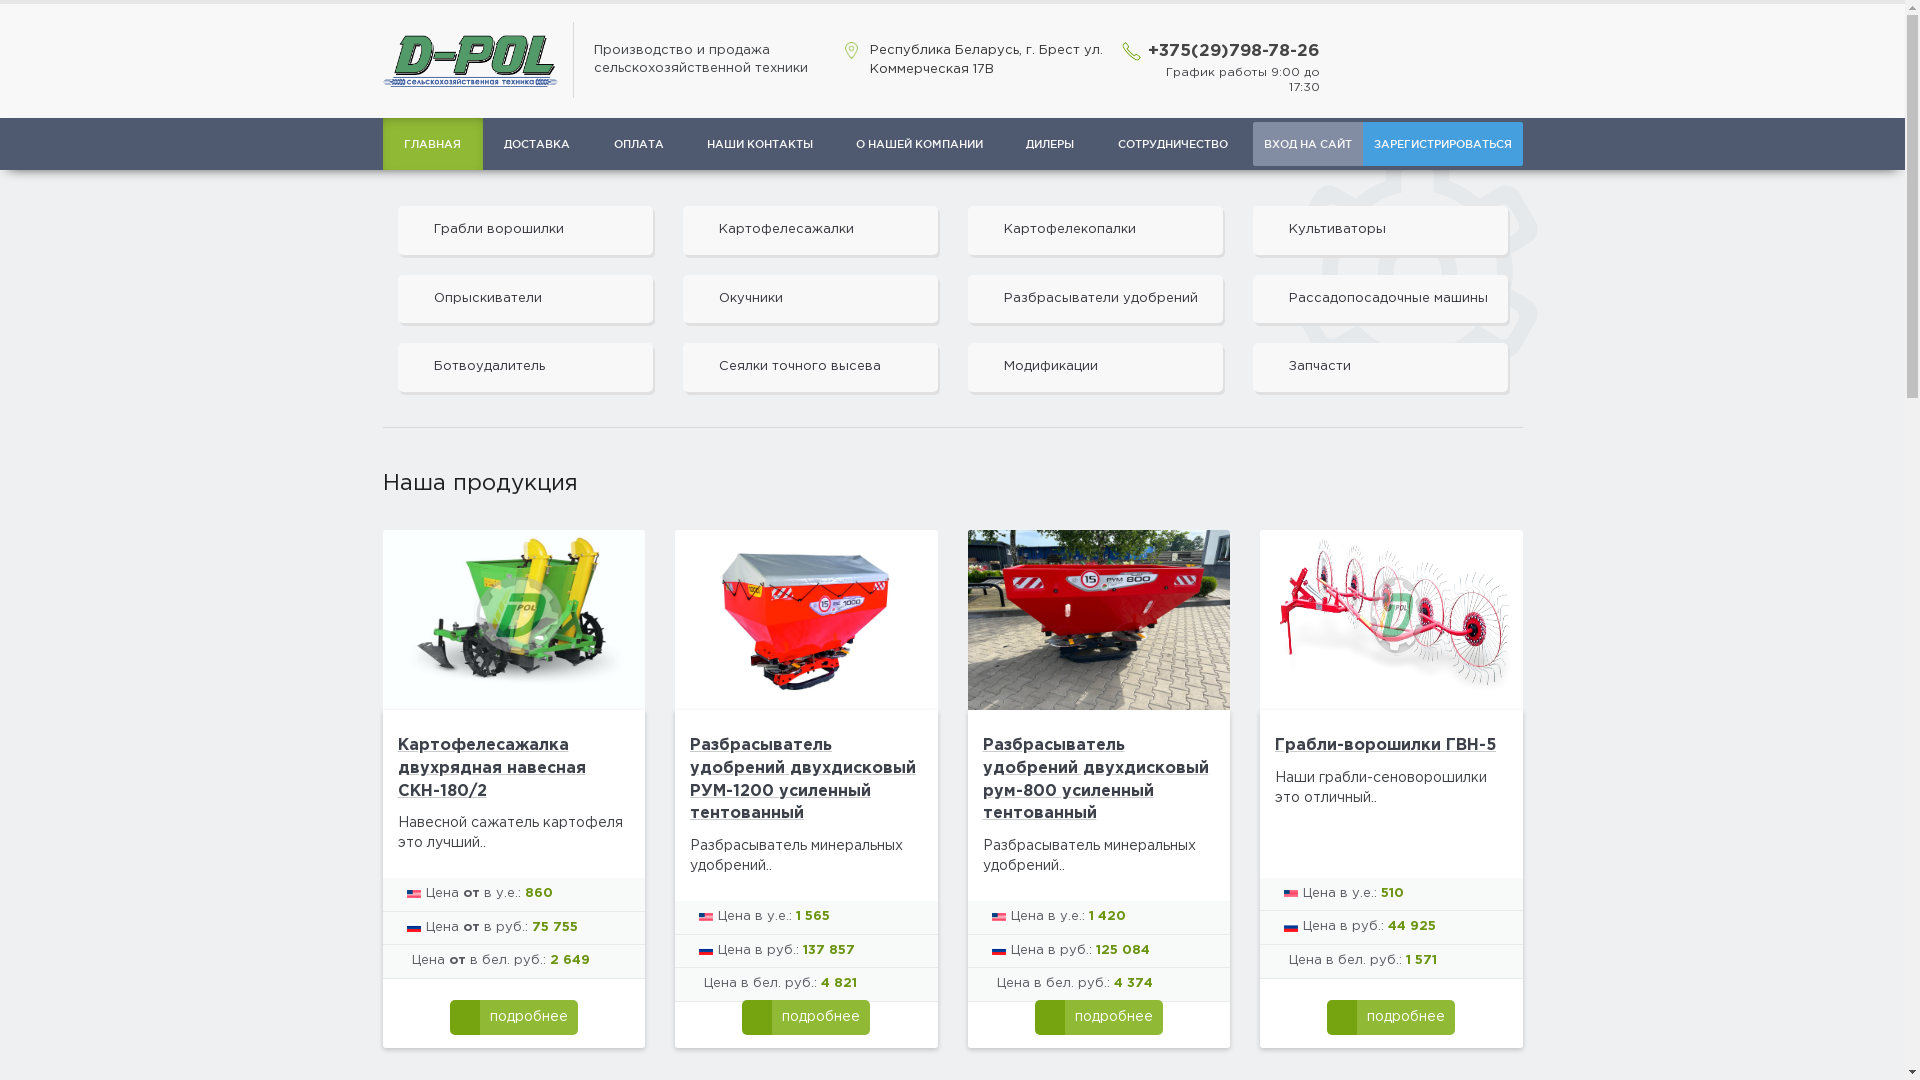 Image resolution: width=1920 pixels, height=1080 pixels. I want to click on '+375(29)798-78-26', so click(1147, 50).